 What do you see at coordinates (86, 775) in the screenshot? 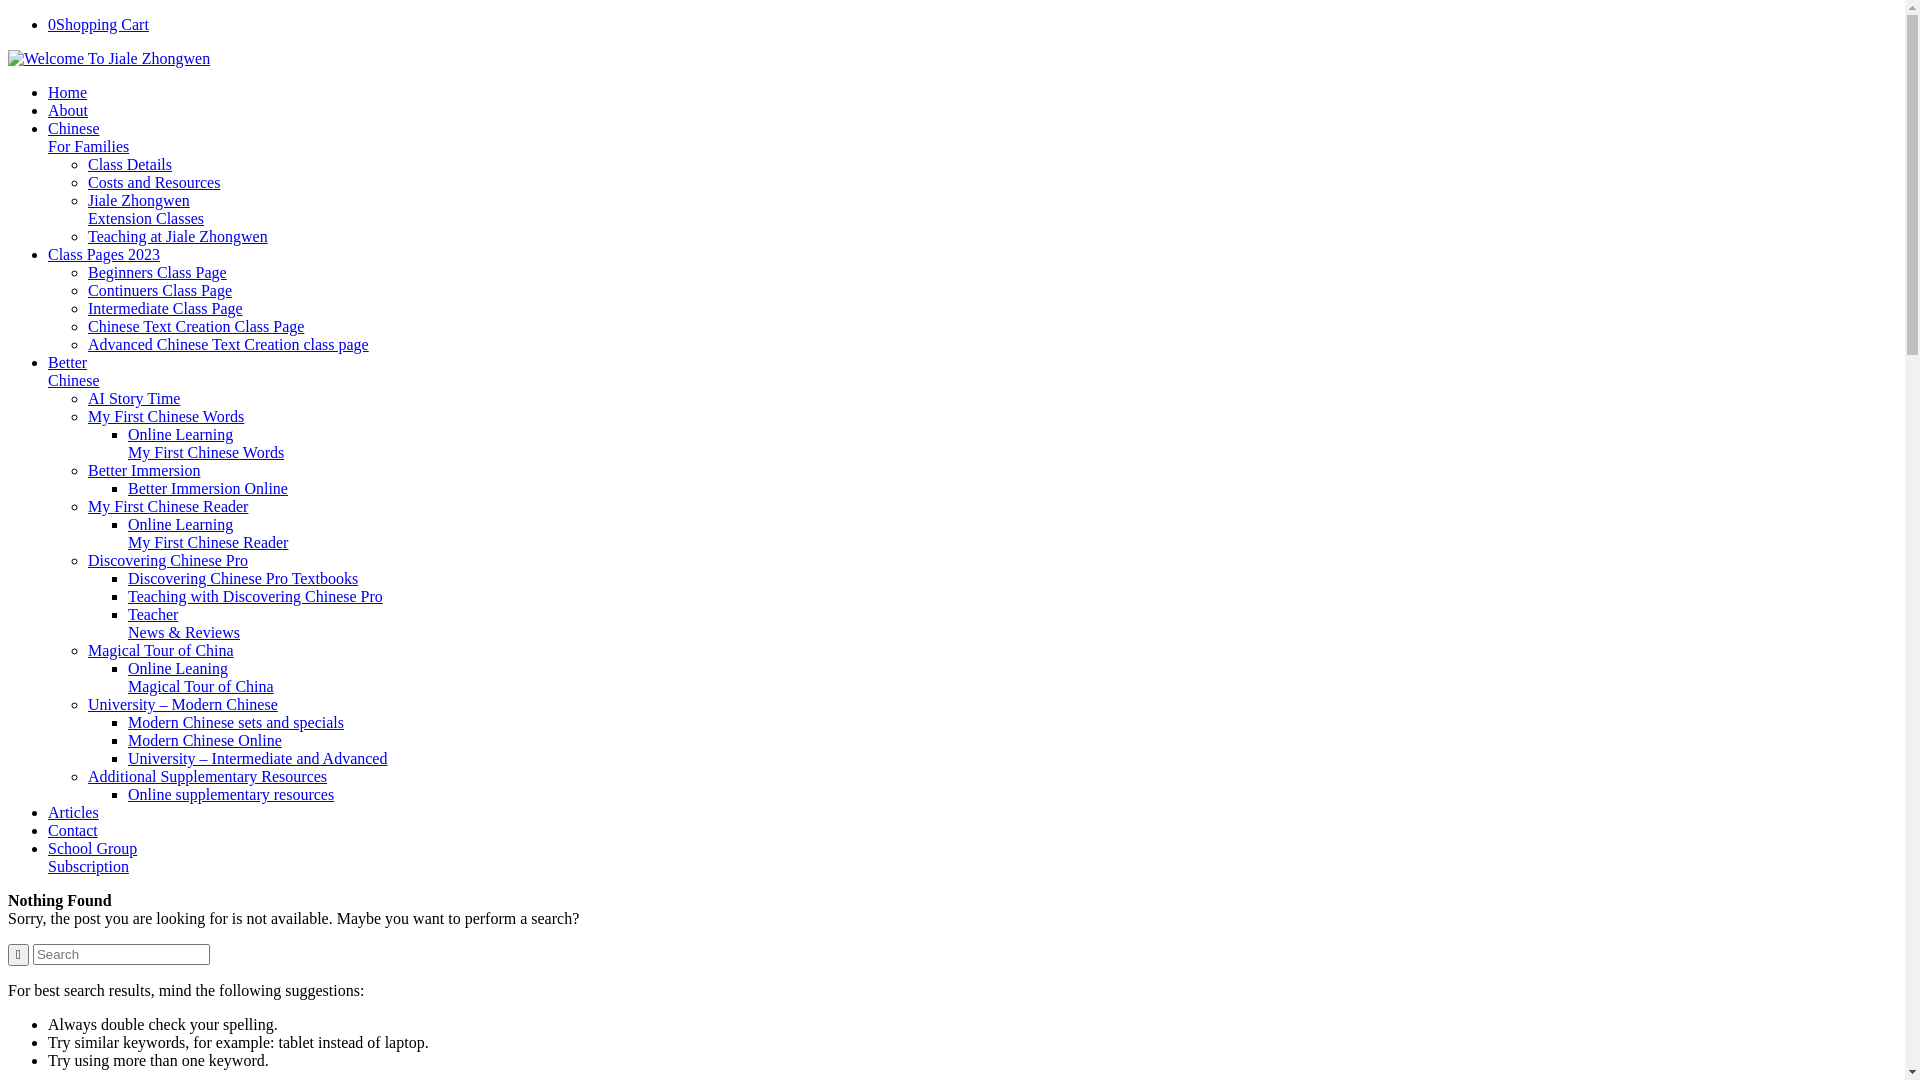
I see `'Additional Supplementary Resources'` at bounding box center [86, 775].